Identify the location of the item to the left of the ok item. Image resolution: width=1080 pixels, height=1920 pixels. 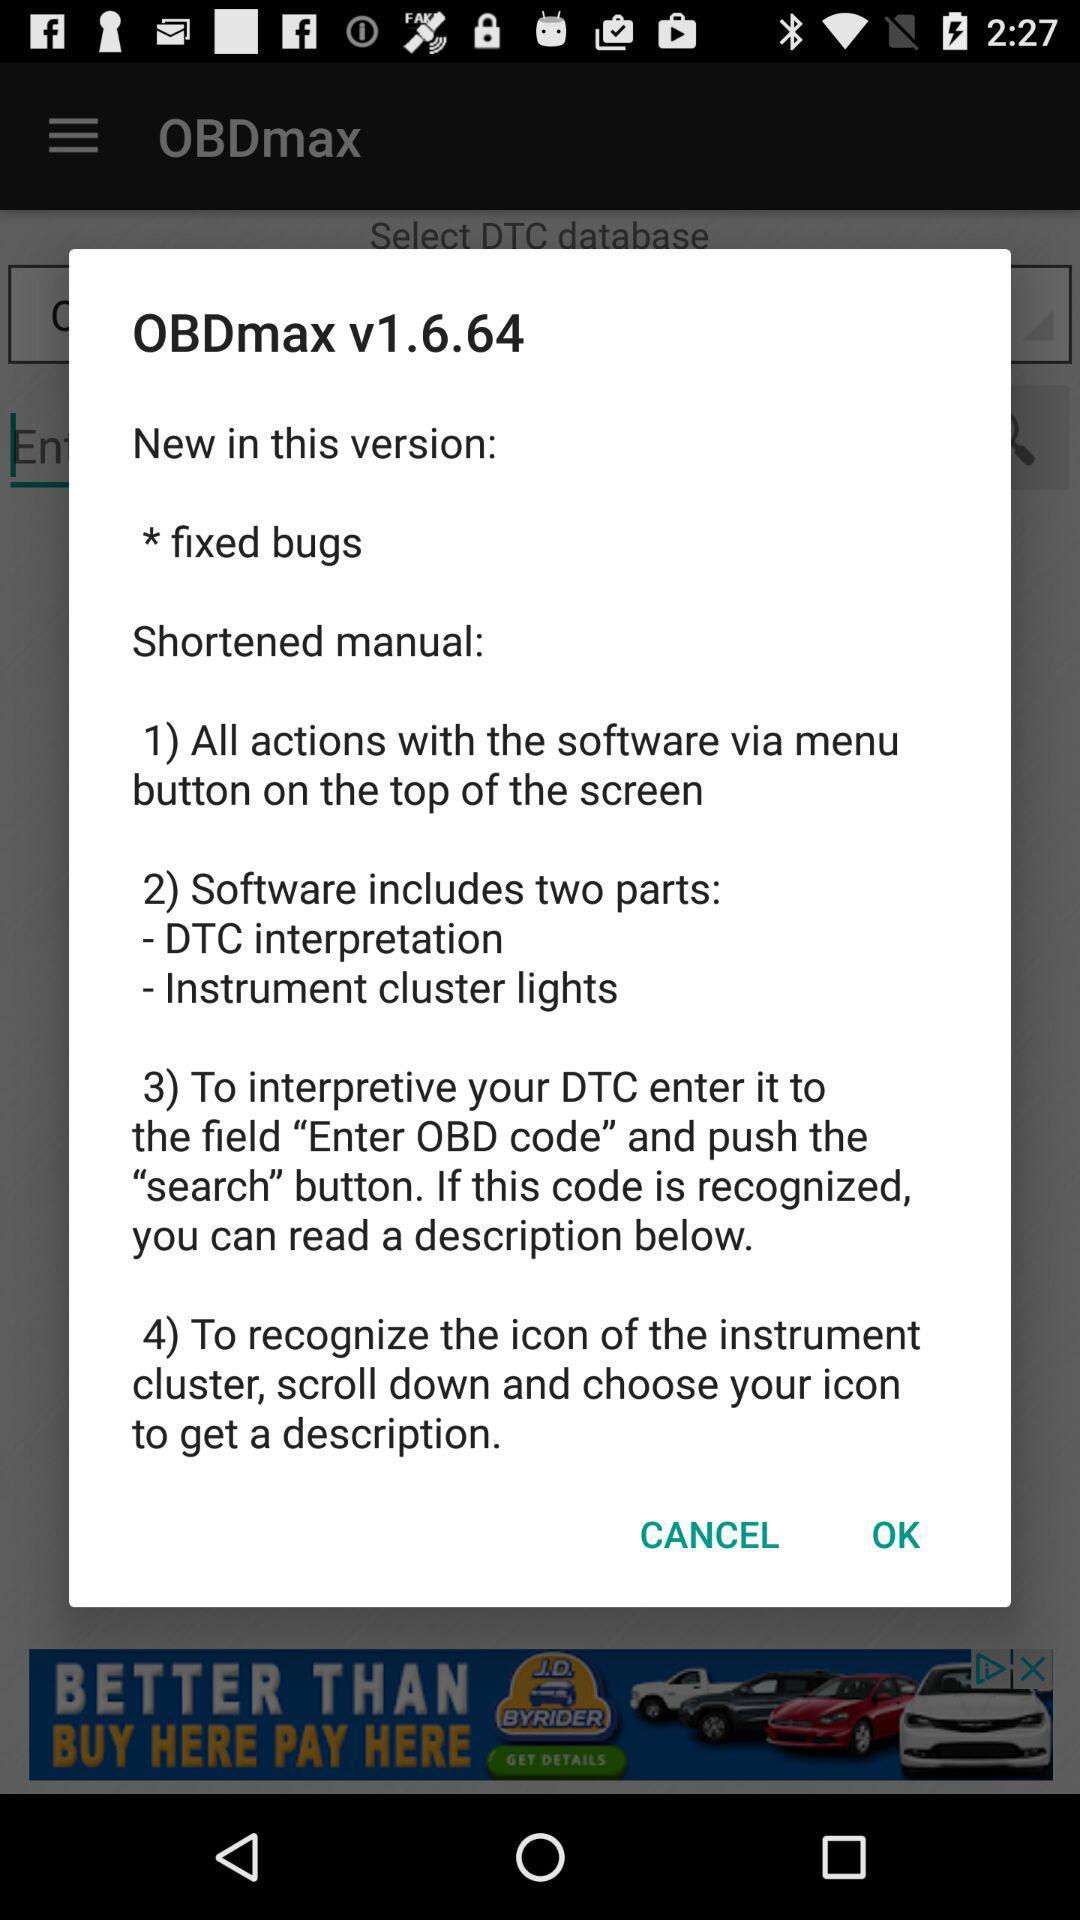
(708, 1532).